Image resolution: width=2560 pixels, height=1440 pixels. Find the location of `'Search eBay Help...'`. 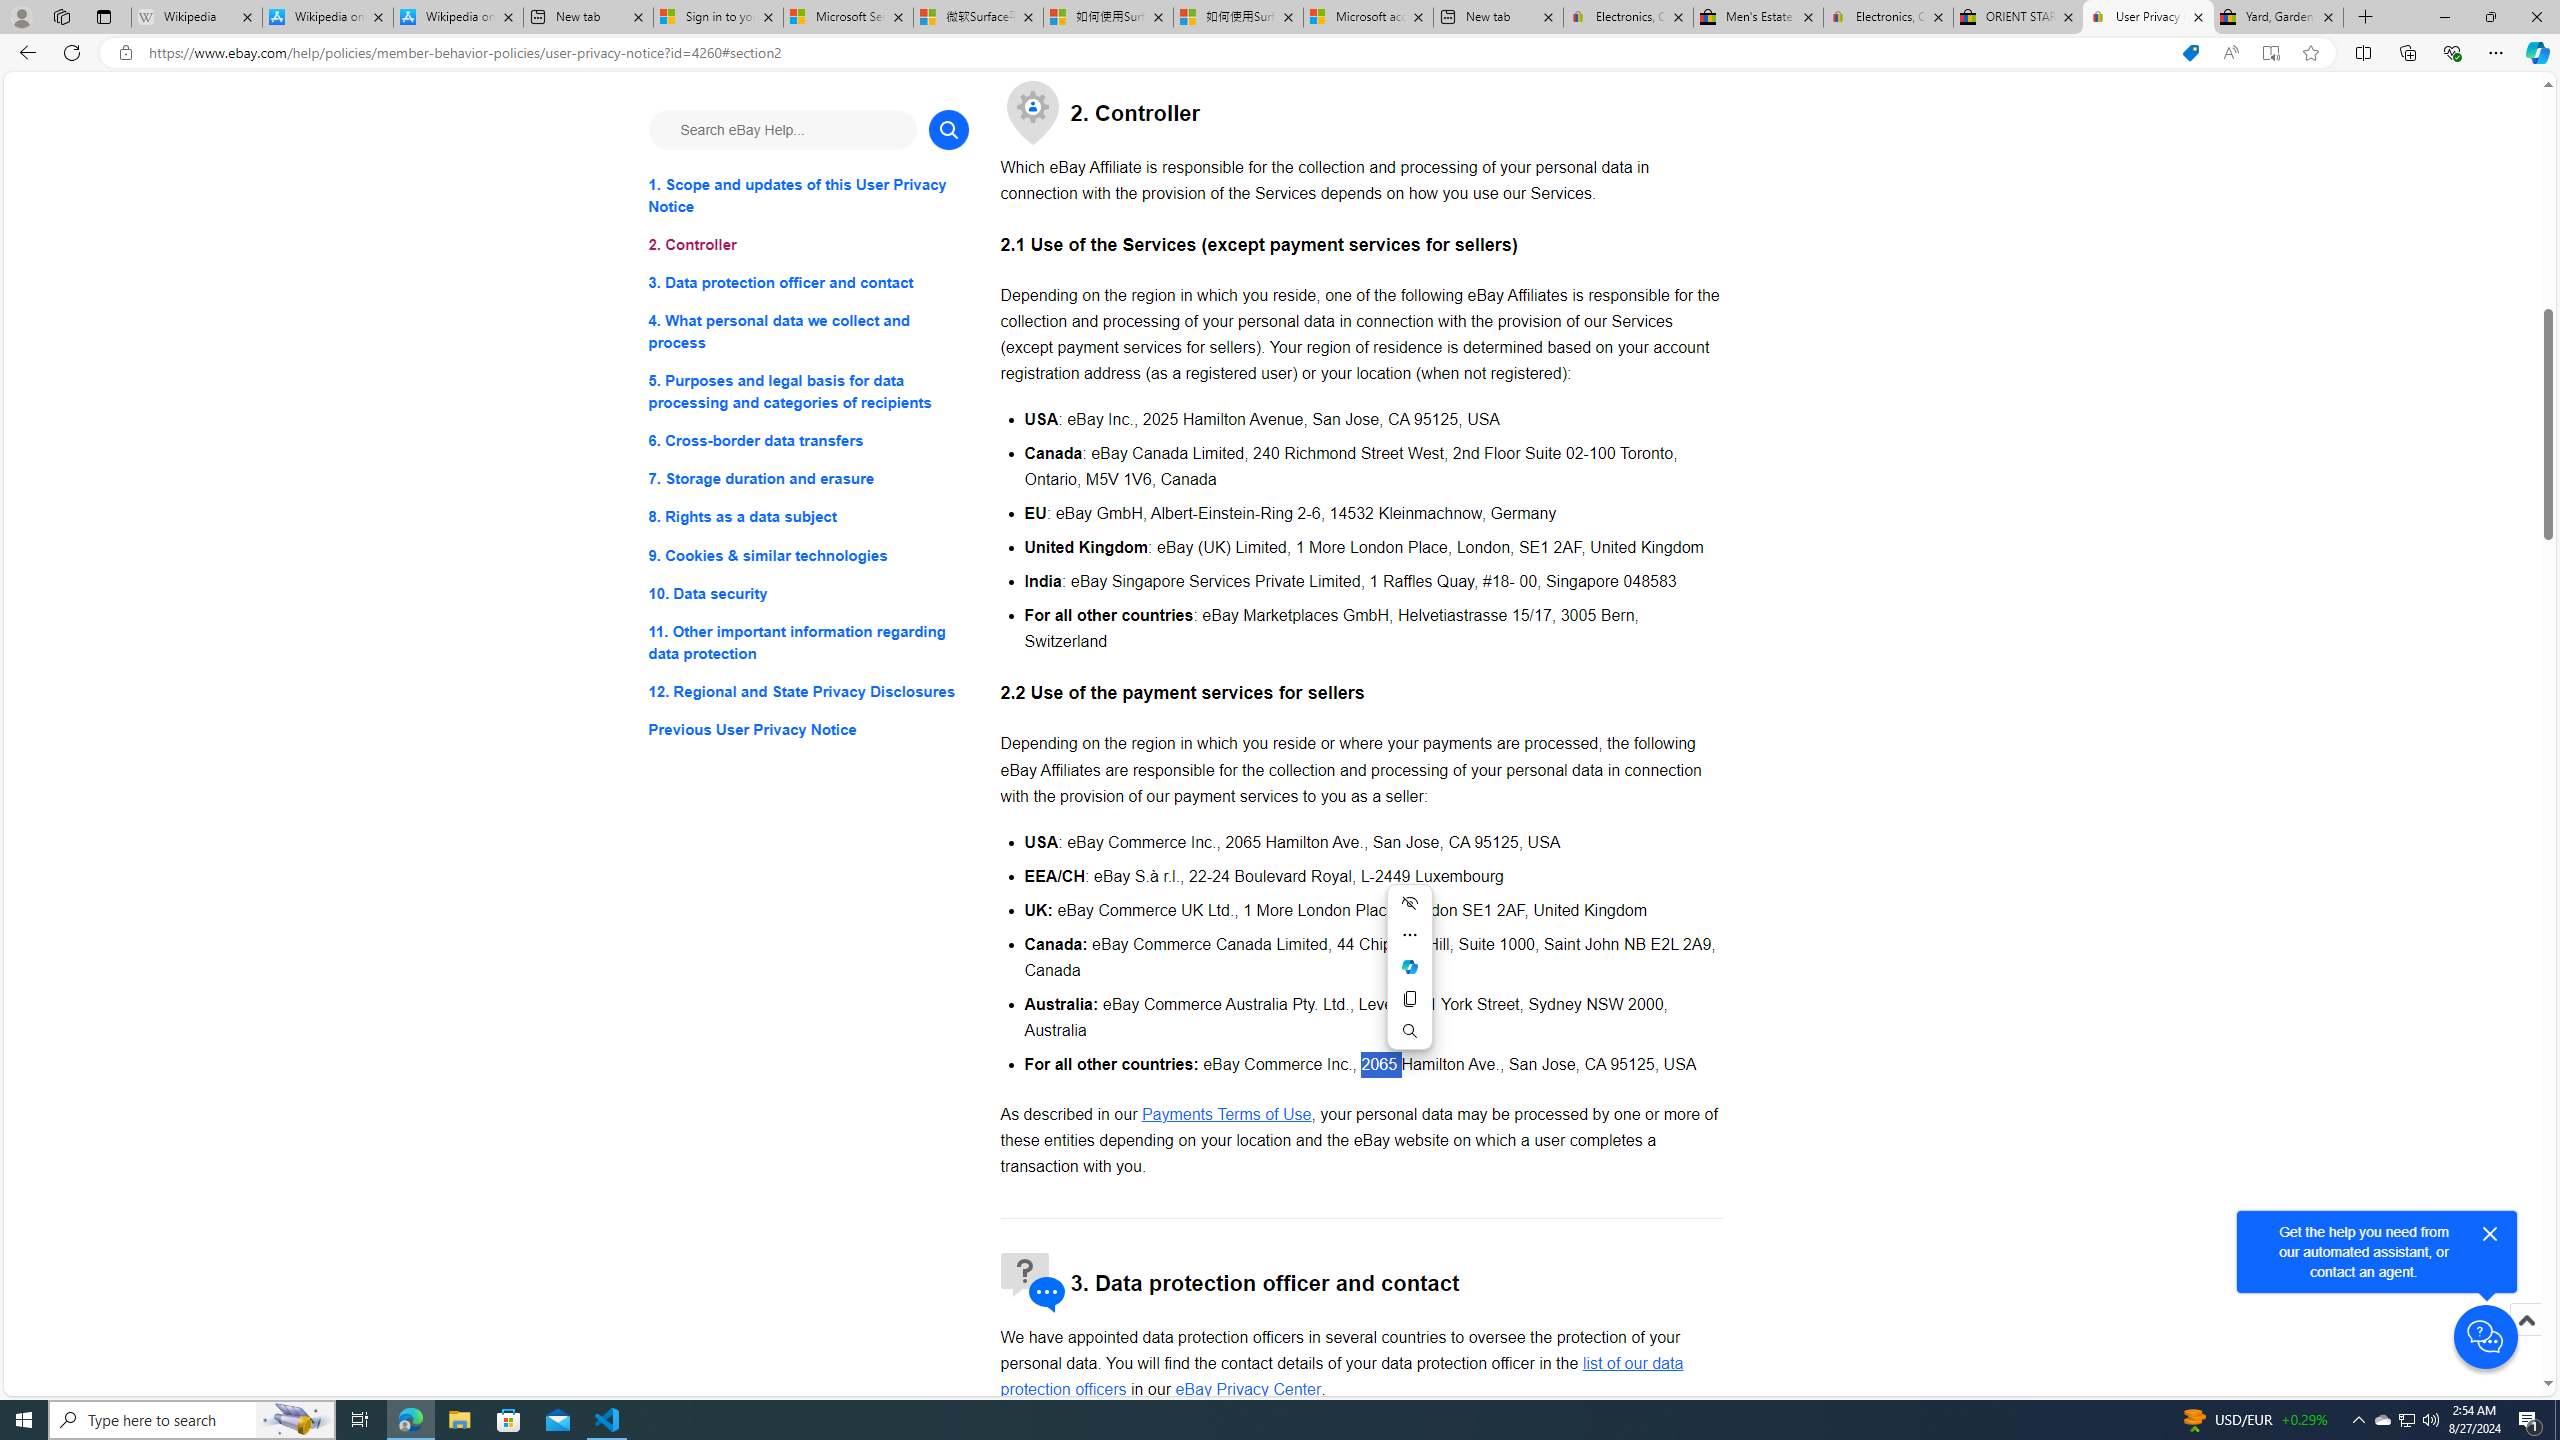

'Search eBay Help...' is located at coordinates (782, 129).